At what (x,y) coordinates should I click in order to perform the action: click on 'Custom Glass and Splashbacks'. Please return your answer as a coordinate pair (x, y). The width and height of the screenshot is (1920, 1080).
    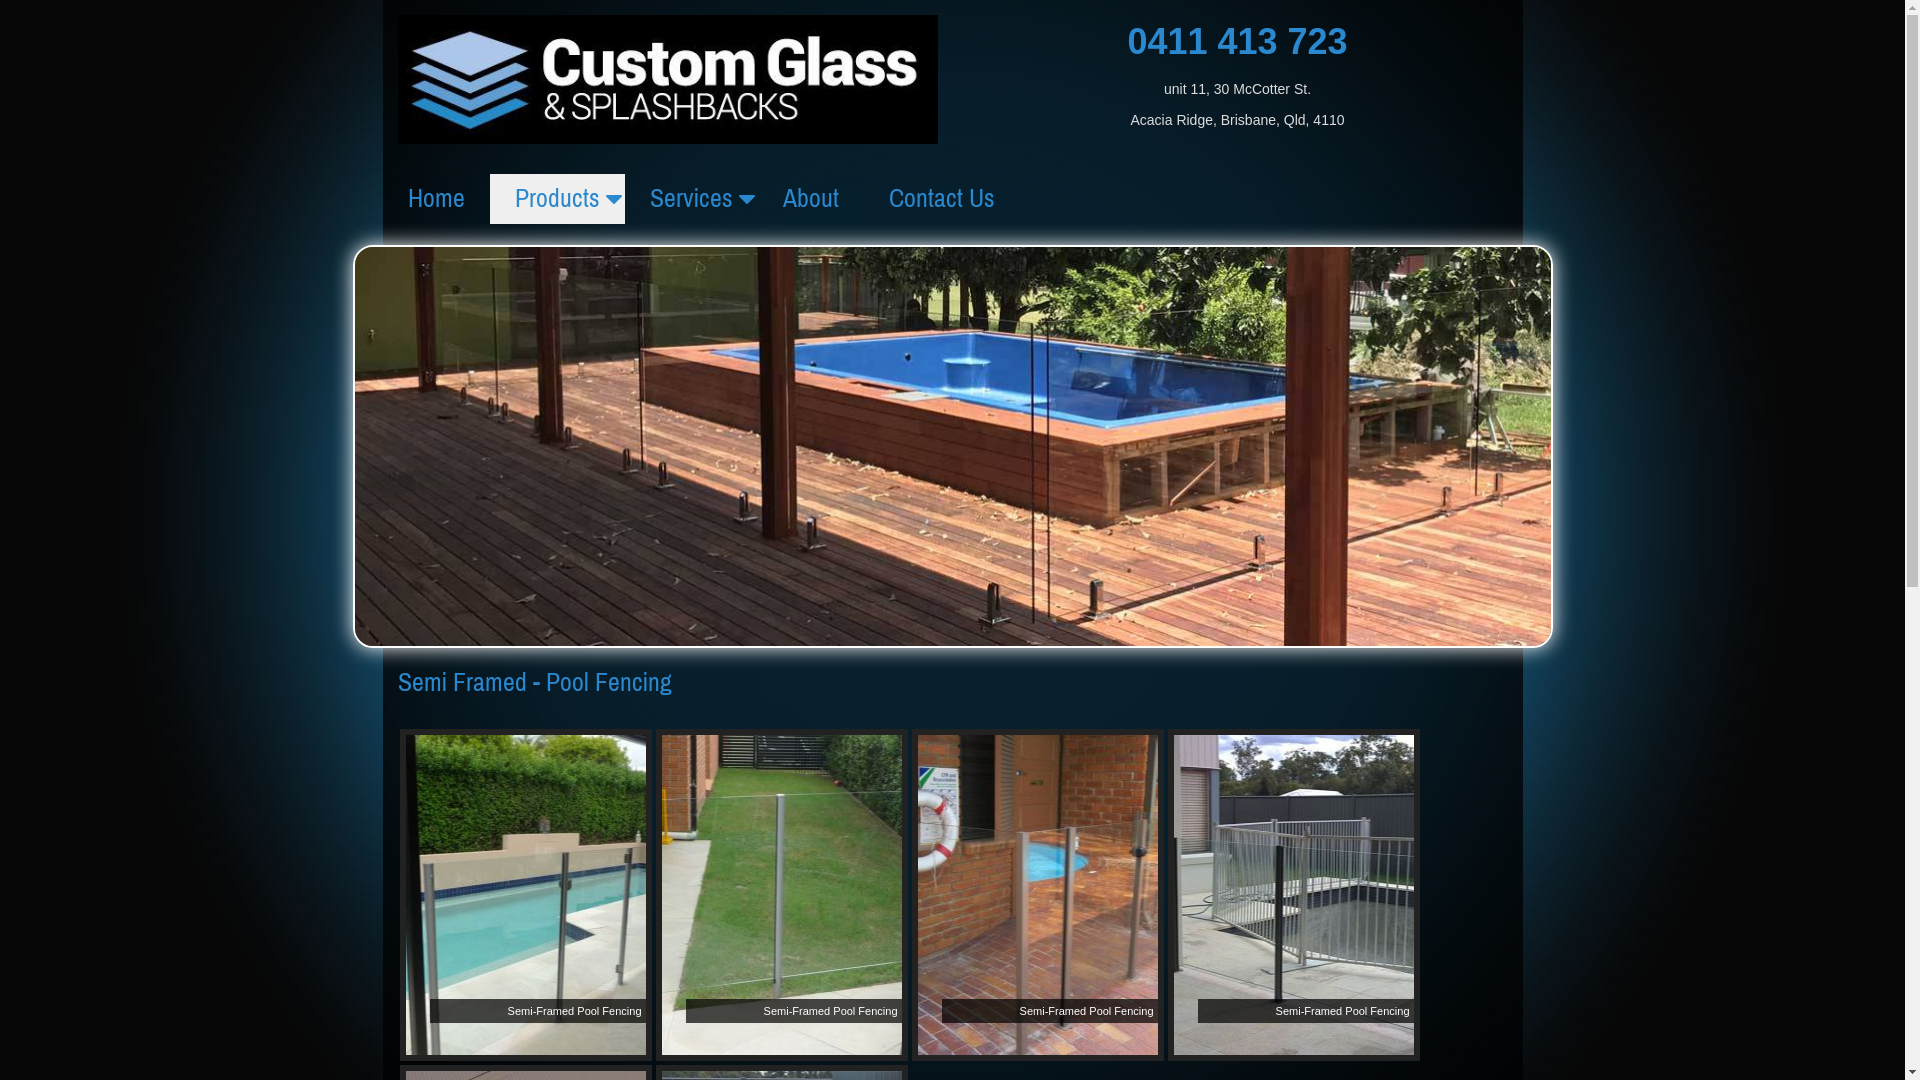
    Looking at the image, I should click on (667, 76).